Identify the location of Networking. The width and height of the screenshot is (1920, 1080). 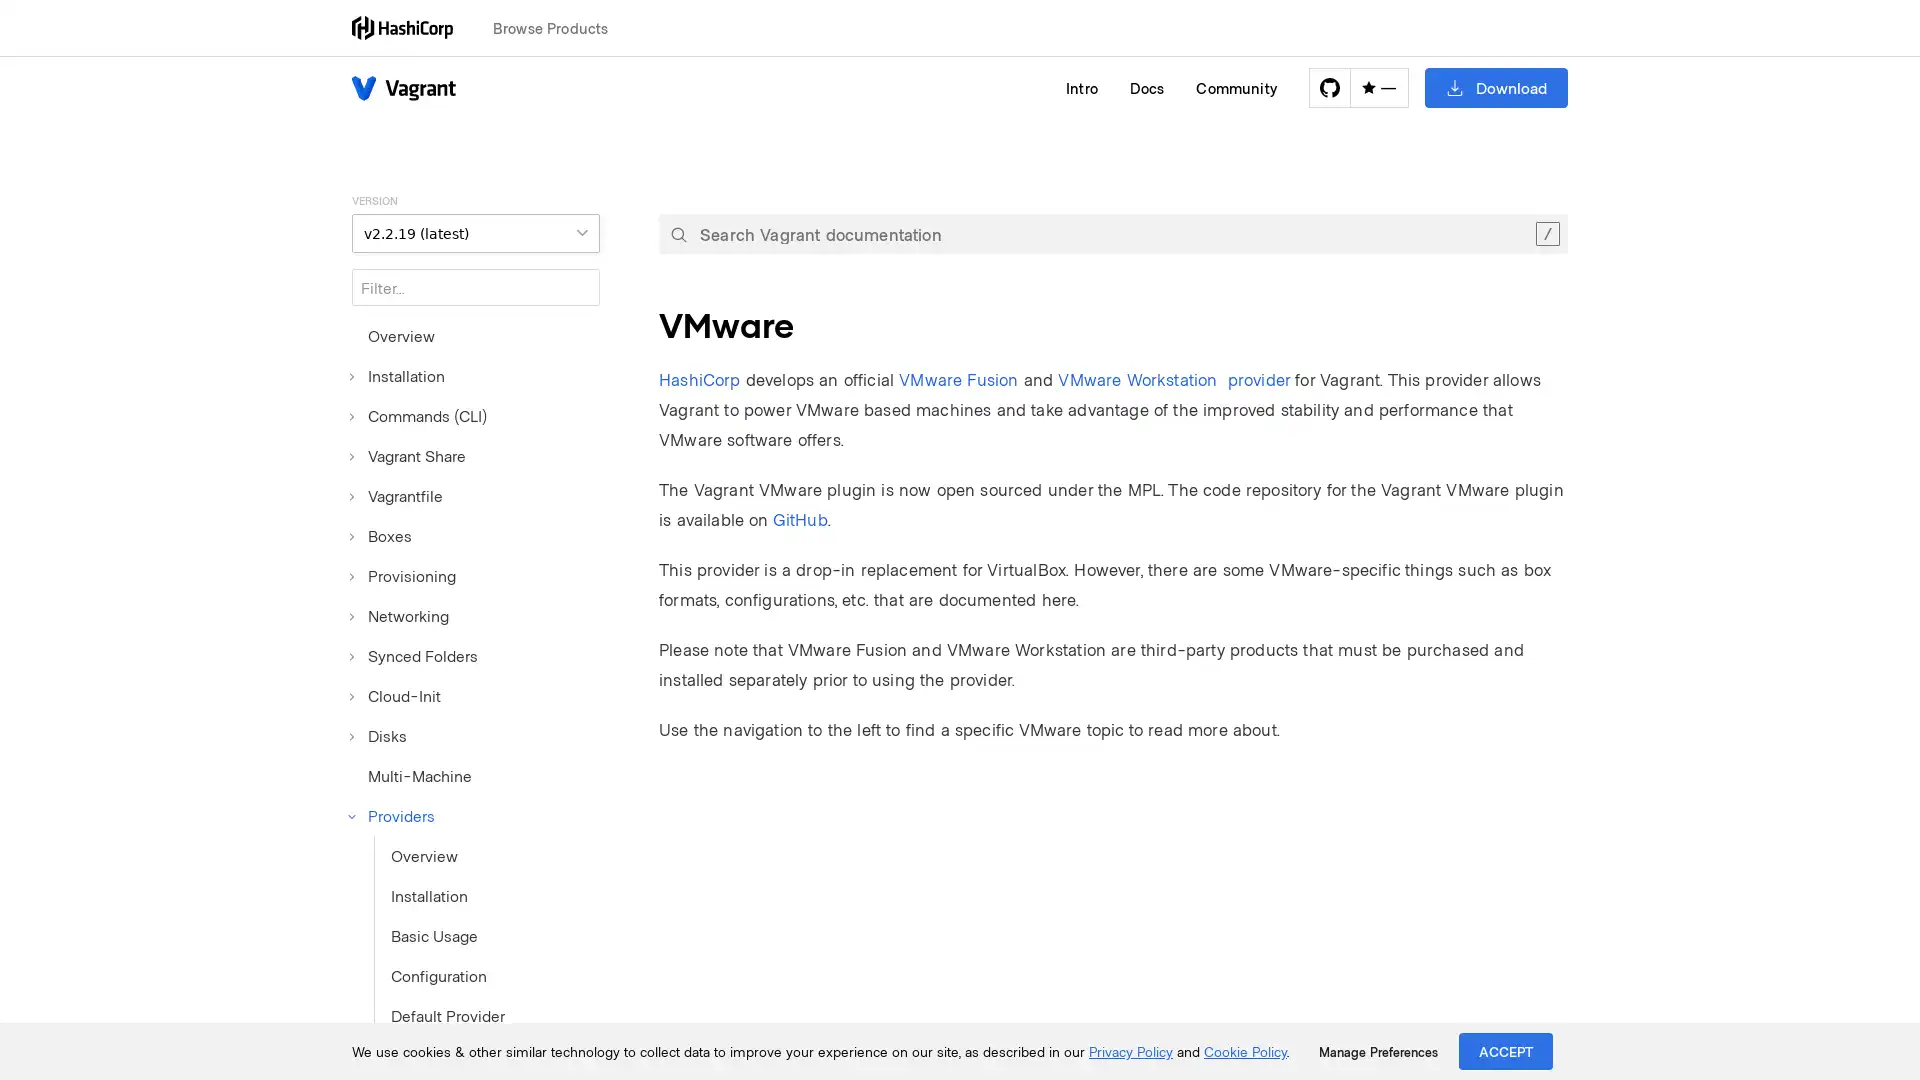
(400, 615).